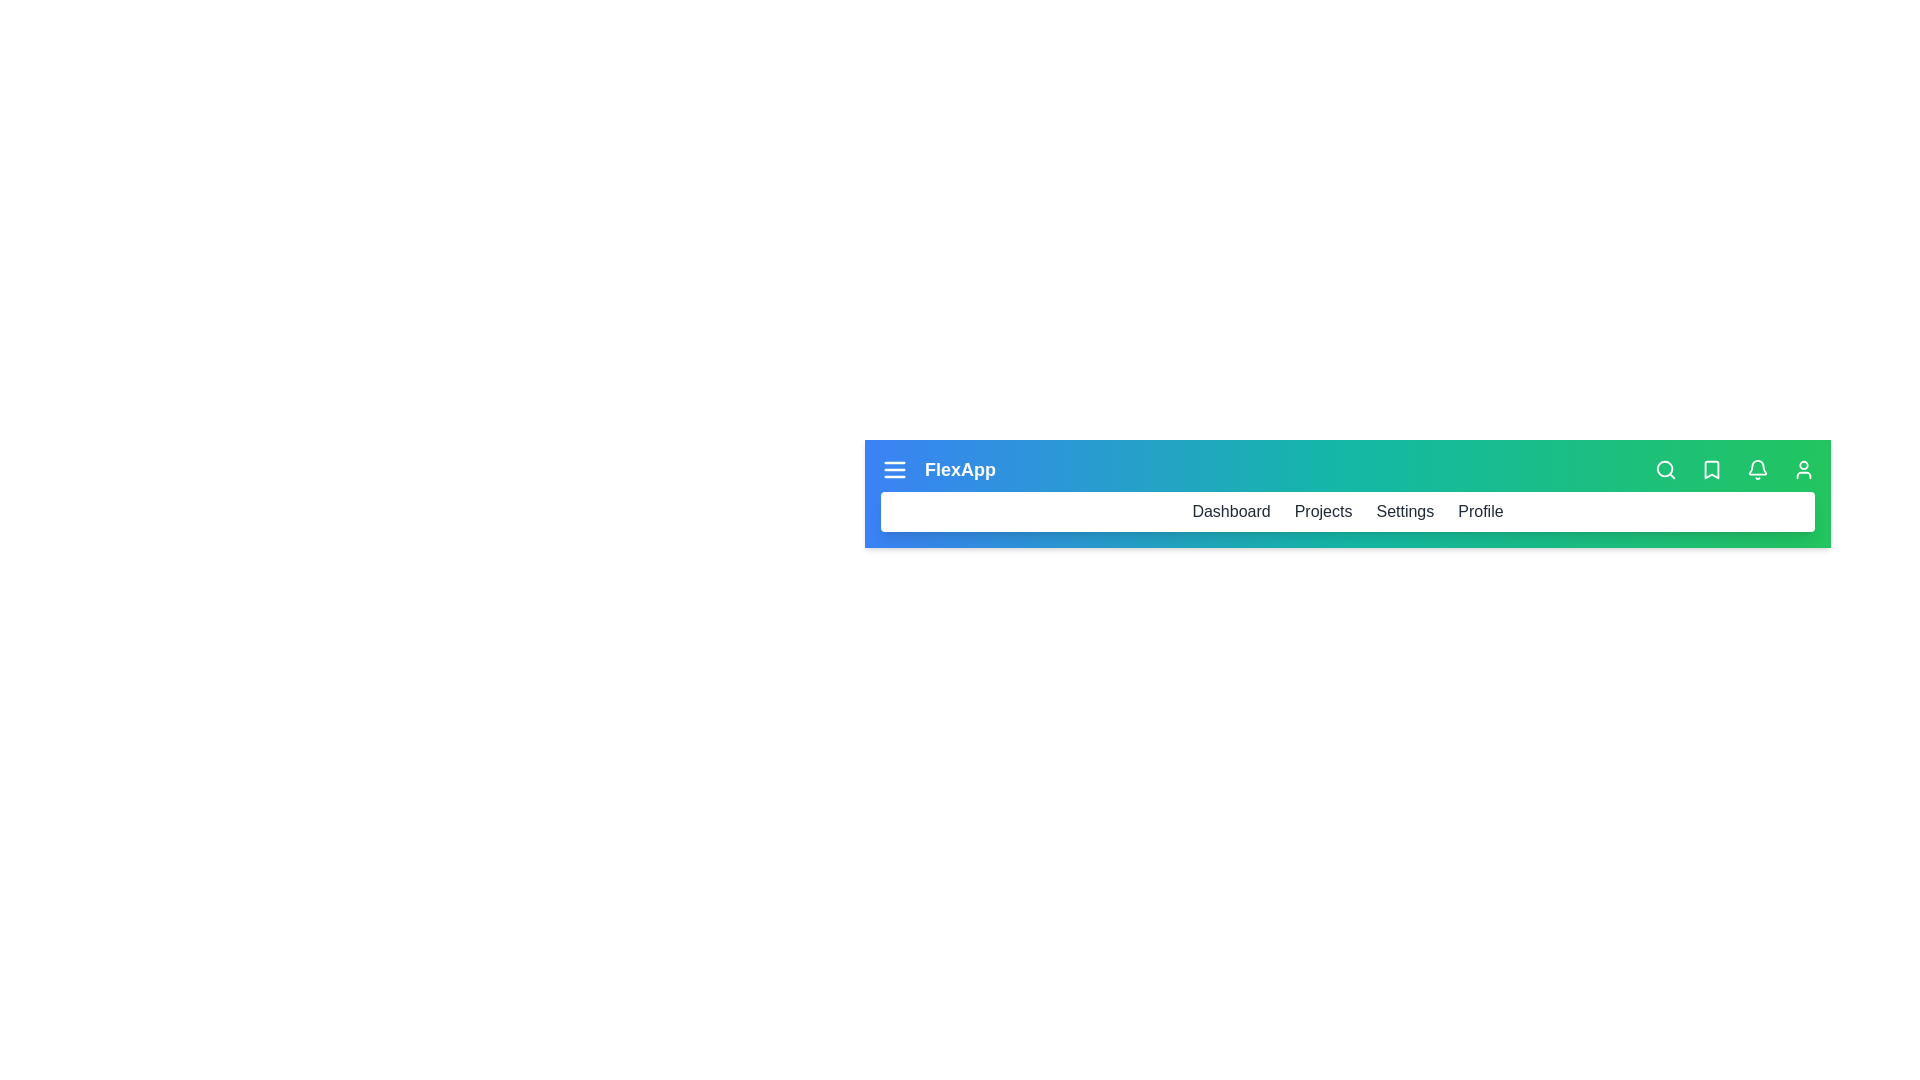 This screenshot has height=1080, width=1920. What do you see at coordinates (1711, 470) in the screenshot?
I see `the bookmark icon to save or manage bookmarks` at bounding box center [1711, 470].